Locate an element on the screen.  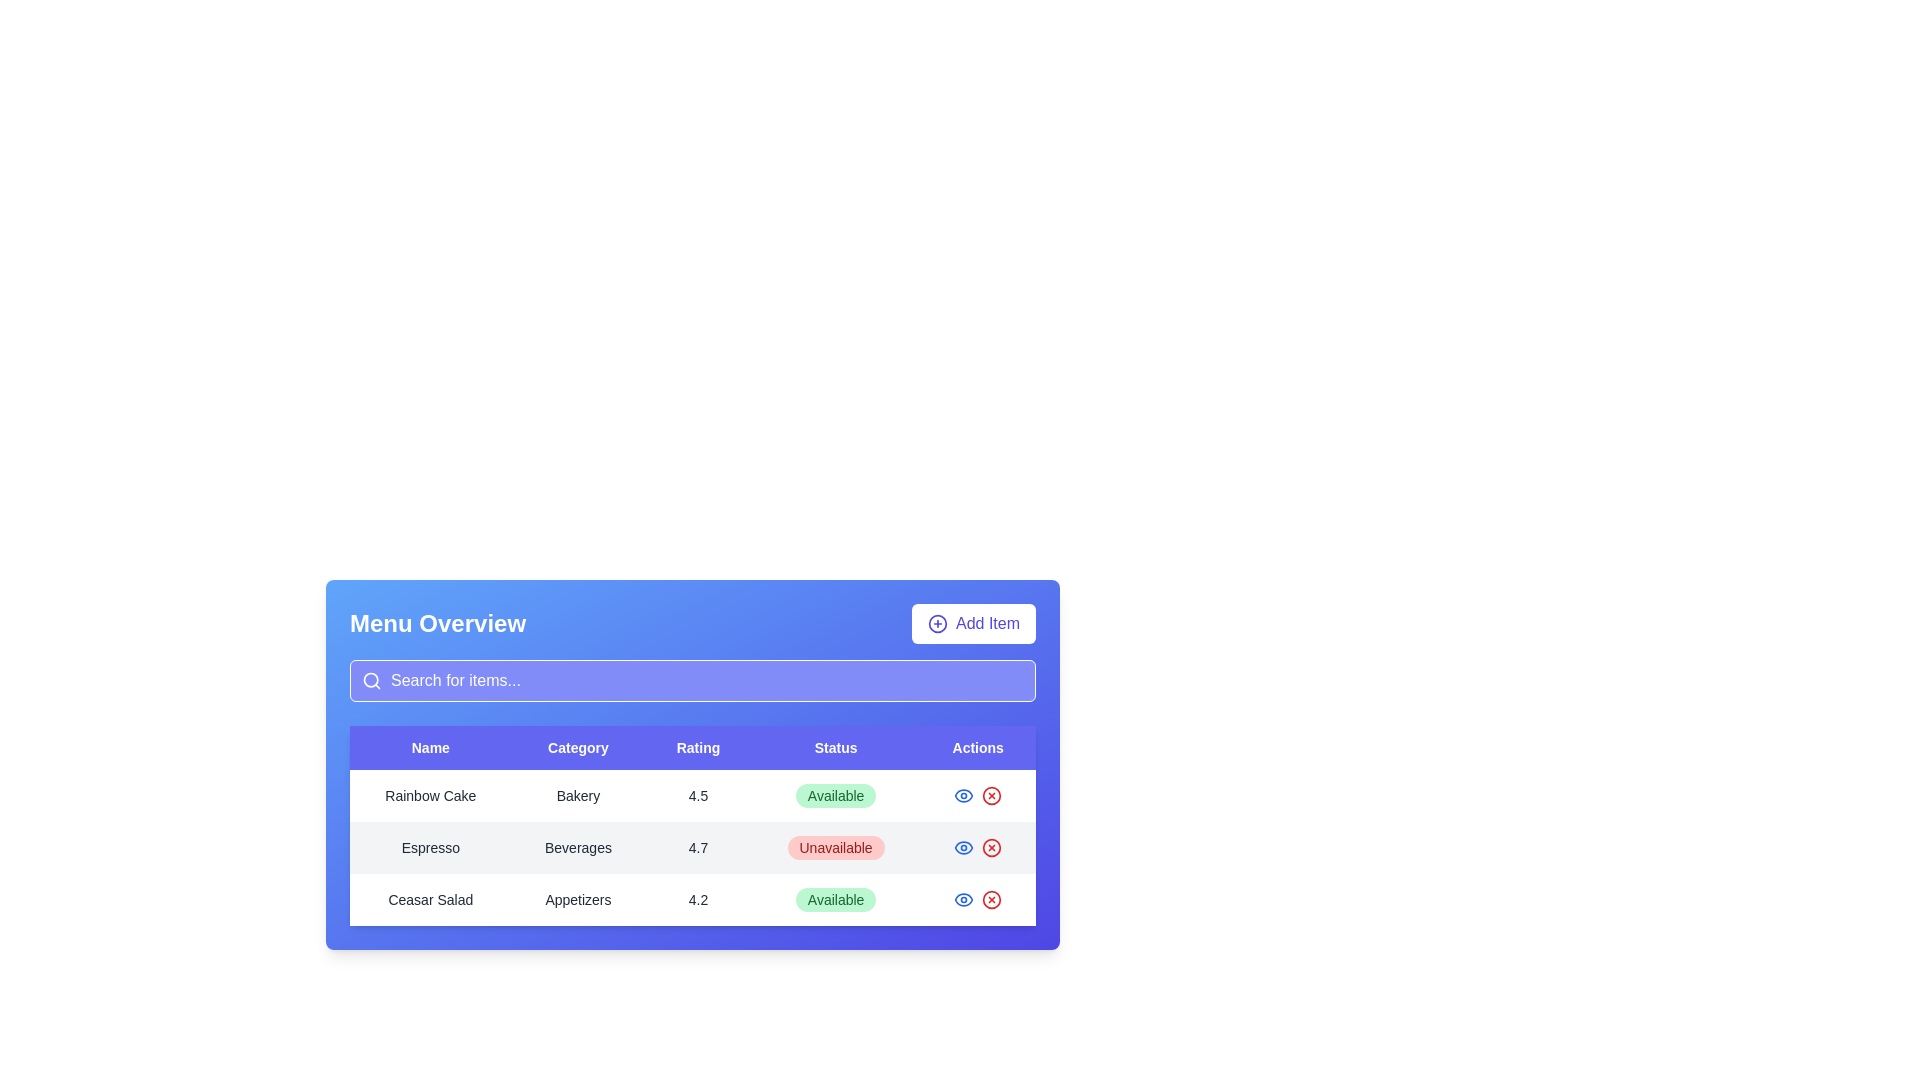
the category label in the second cell of the table row is located at coordinates (577, 848).